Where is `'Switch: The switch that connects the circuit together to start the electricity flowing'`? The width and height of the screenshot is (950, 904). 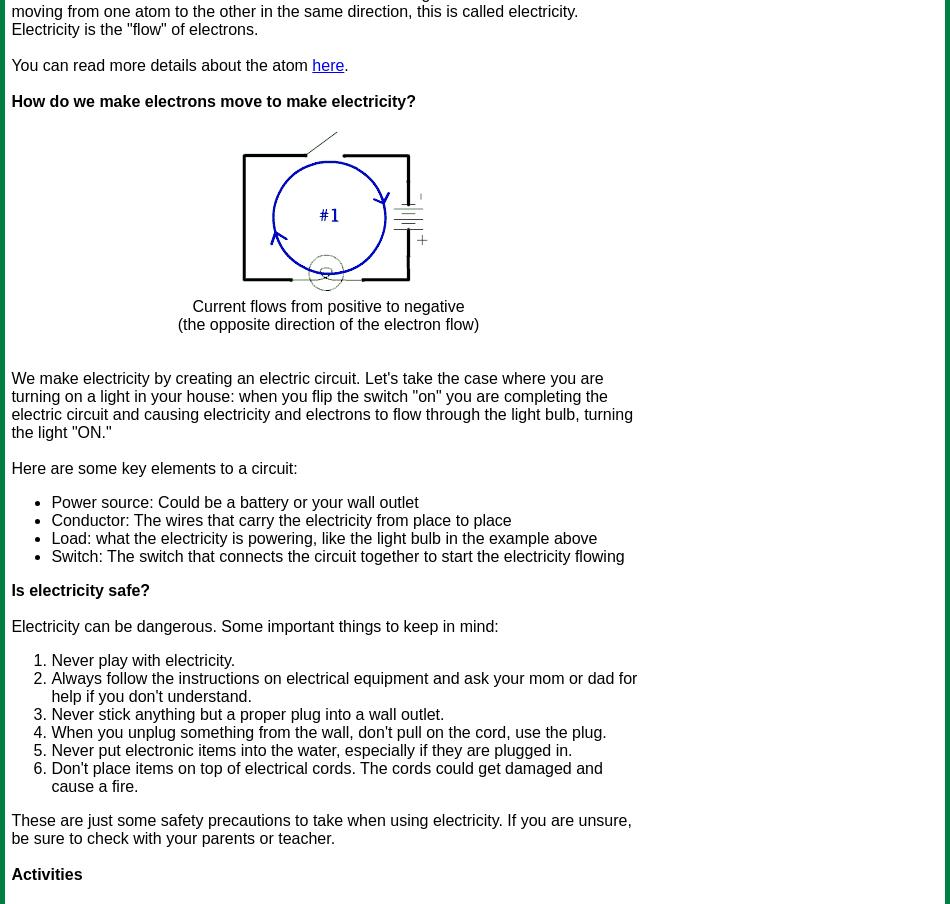
'Switch: The switch that connects the circuit together to start the electricity flowing' is located at coordinates (336, 556).